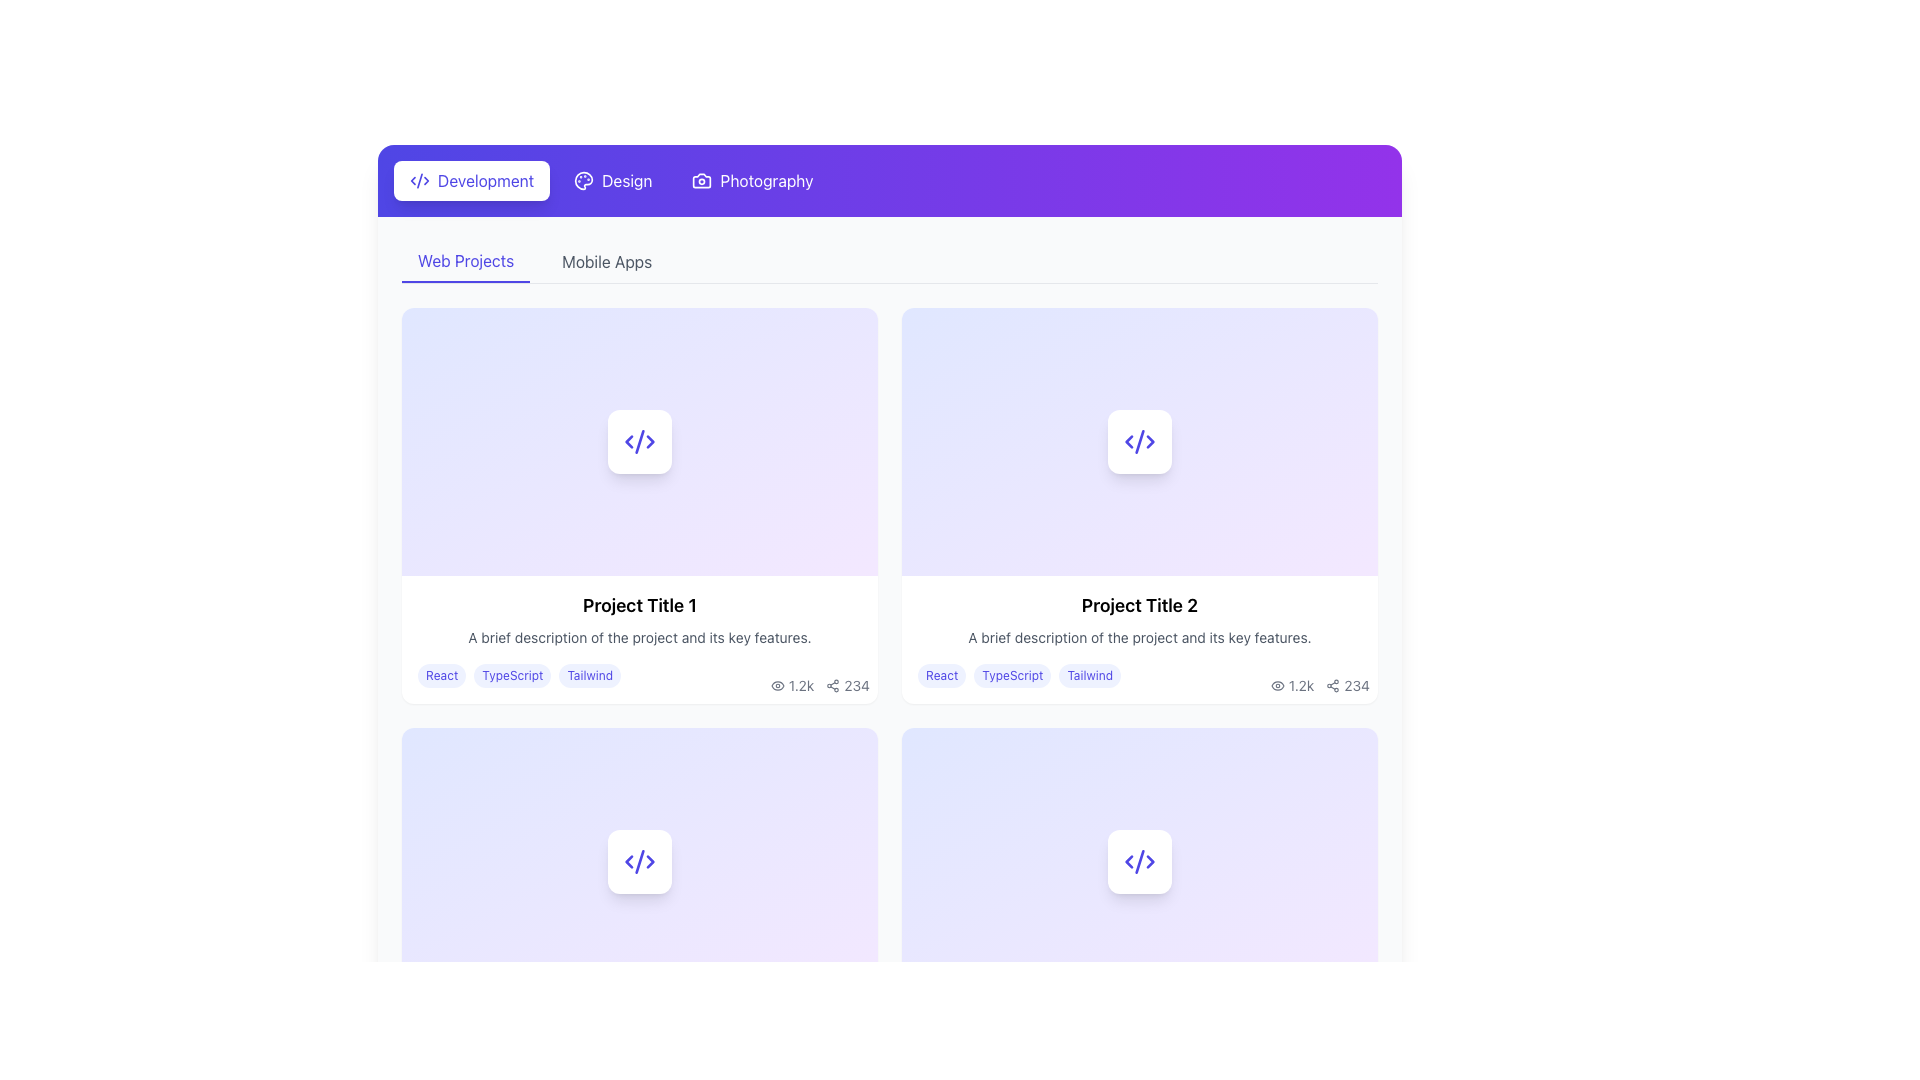 The image size is (1920, 1080). I want to click on the rightward arrow icon within the coding symbols graphic on the project display card titled 'Project Title 1', so click(650, 440).